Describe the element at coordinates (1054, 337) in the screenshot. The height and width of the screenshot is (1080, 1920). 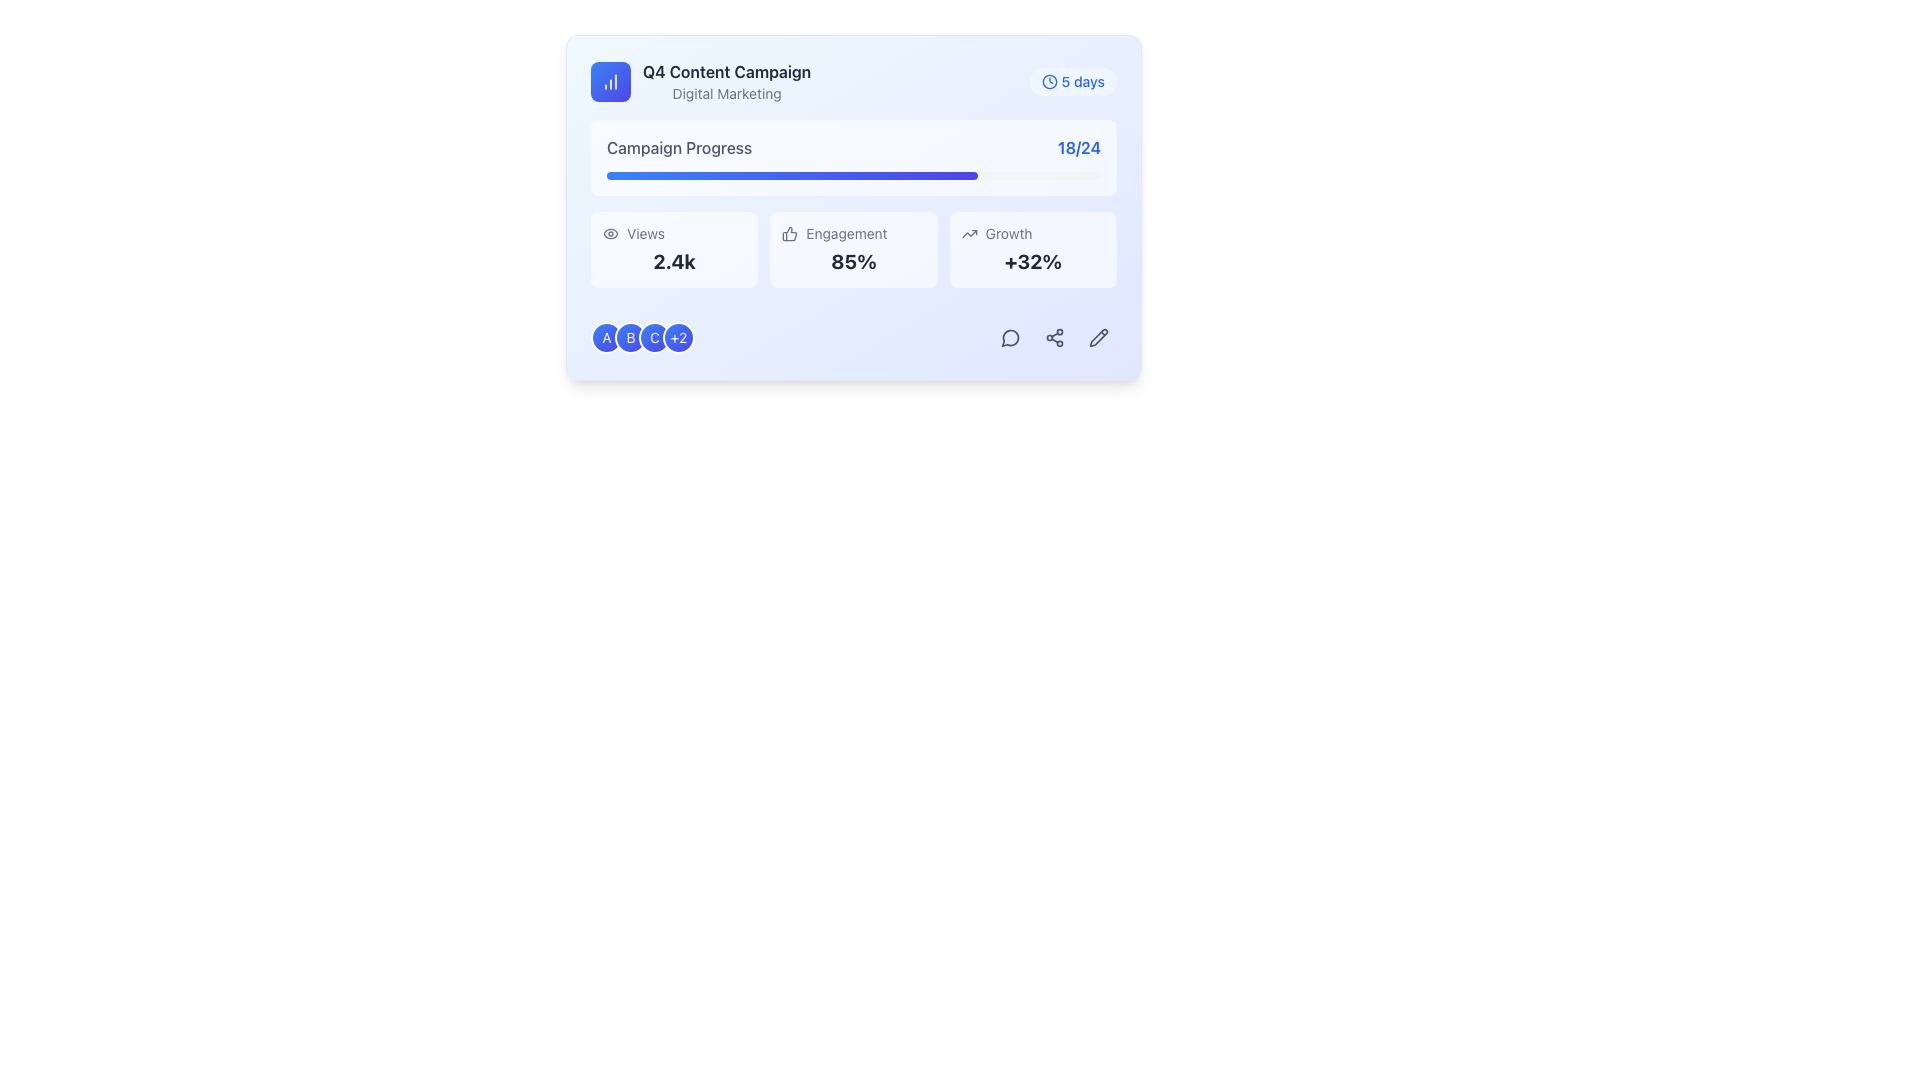
I see `the share icon button located in the lower right corner of the card-like interface, which is the second icon from the right, positioned between a speech bubble icon on its left and a pencil icon on its right` at that location.